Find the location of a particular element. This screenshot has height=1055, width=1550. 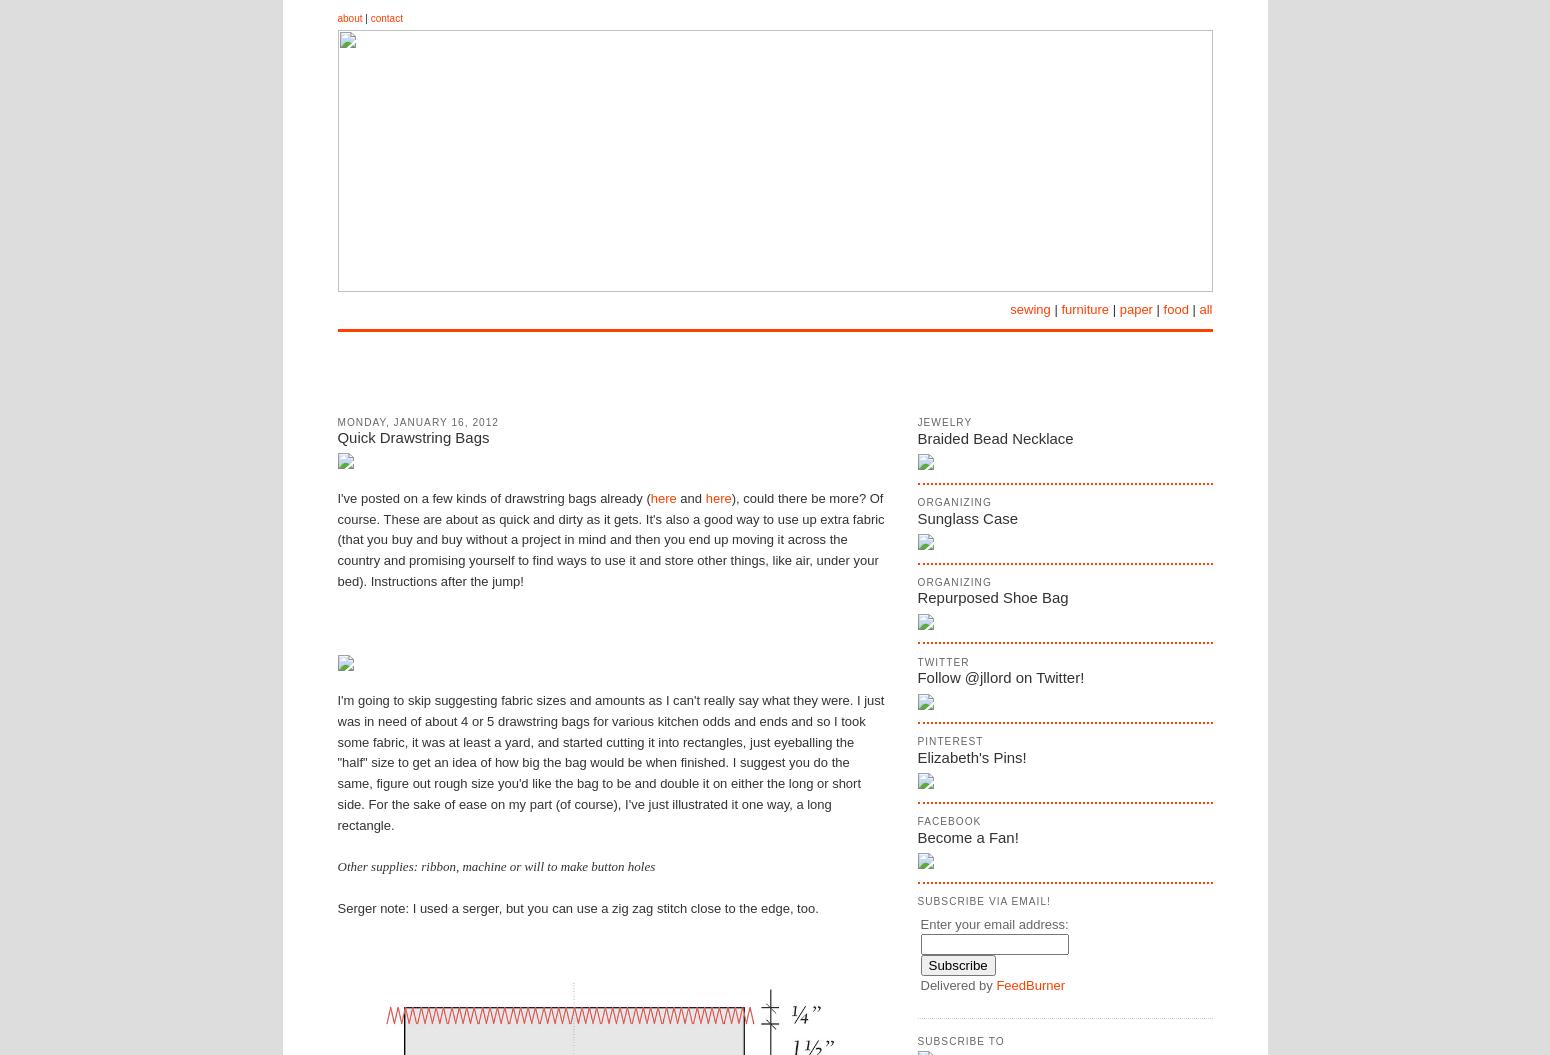

'contact' is located at coordinates (384, 18).